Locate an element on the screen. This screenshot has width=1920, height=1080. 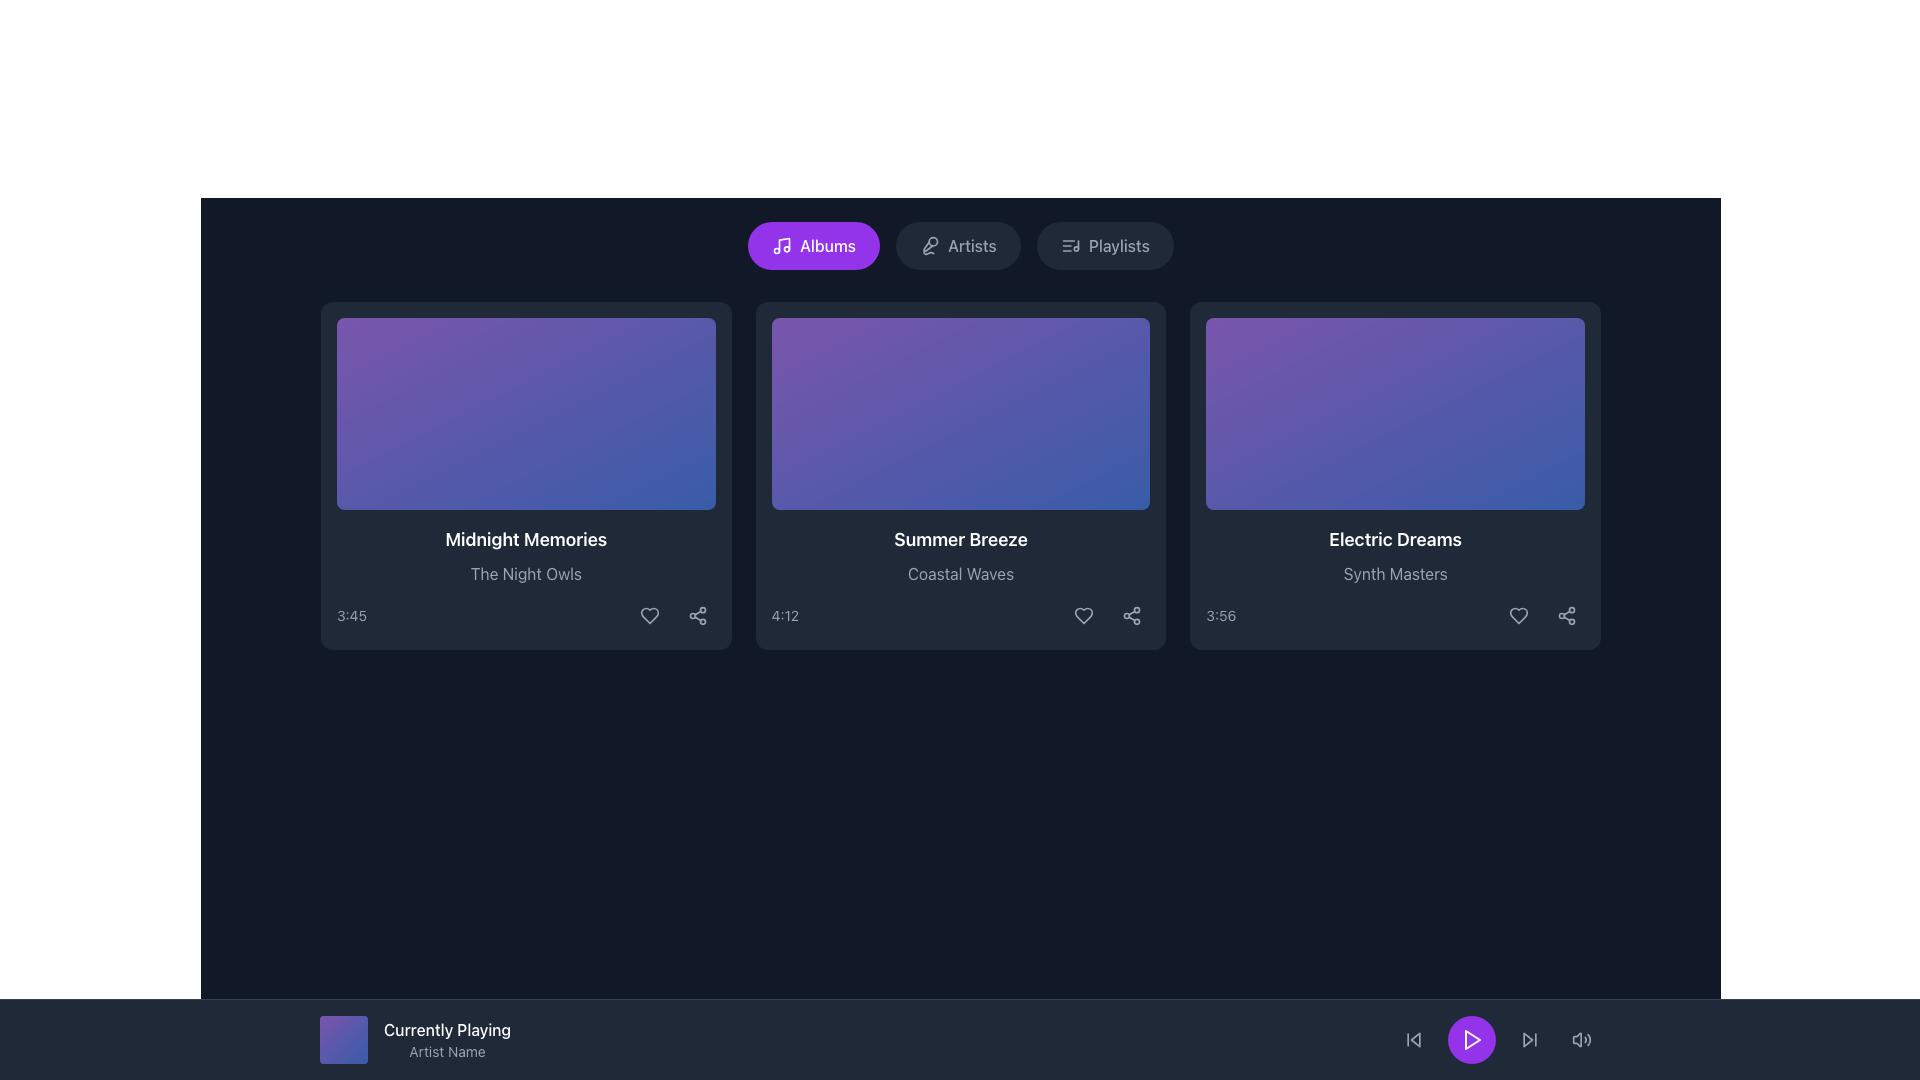
or read the text label displaying 'Electric Dreams' in white, bold font, positioned above 'Synth Masters' in the third column of the card layout is located at coordinates (1394, 540).